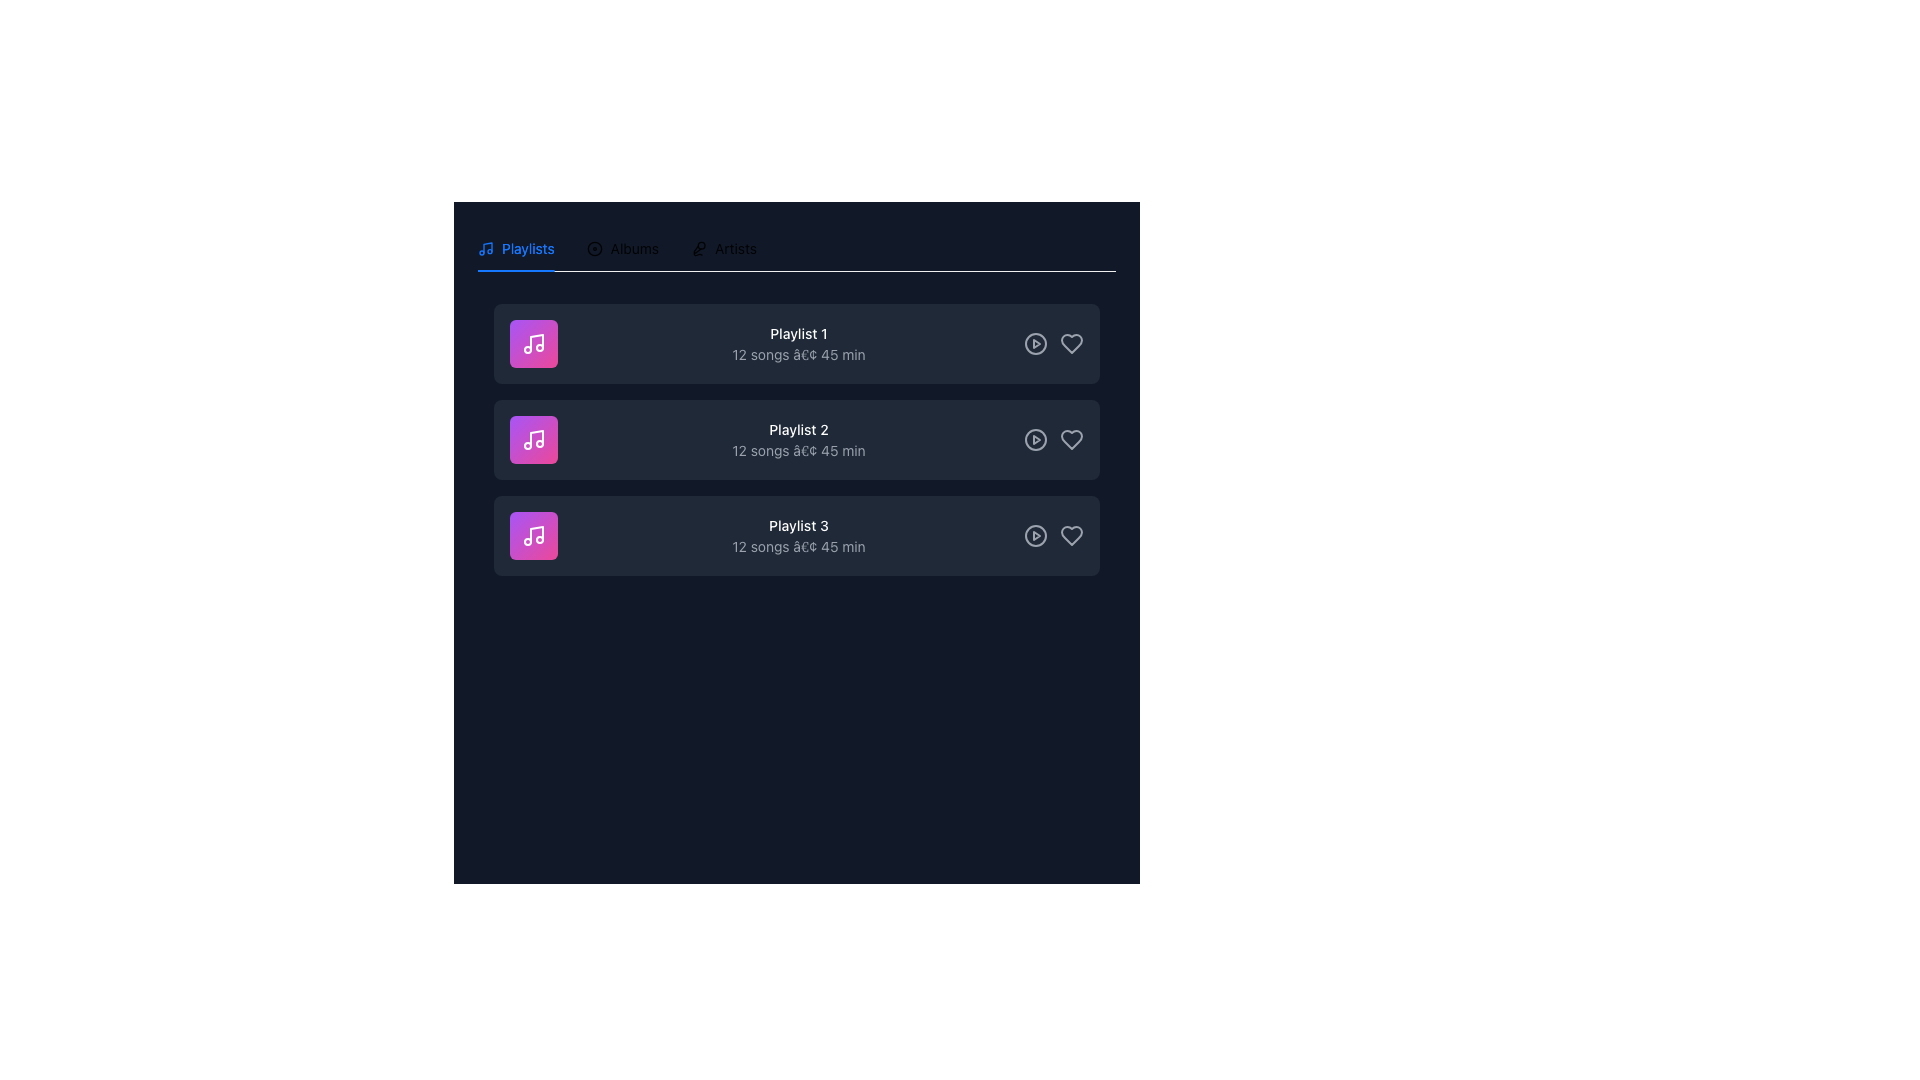 Image resolution: width=1920 pixels, height=1080 pixels. I want to click on the 'Artists' tab in the horizontal navigation bar, so click(723, 248).